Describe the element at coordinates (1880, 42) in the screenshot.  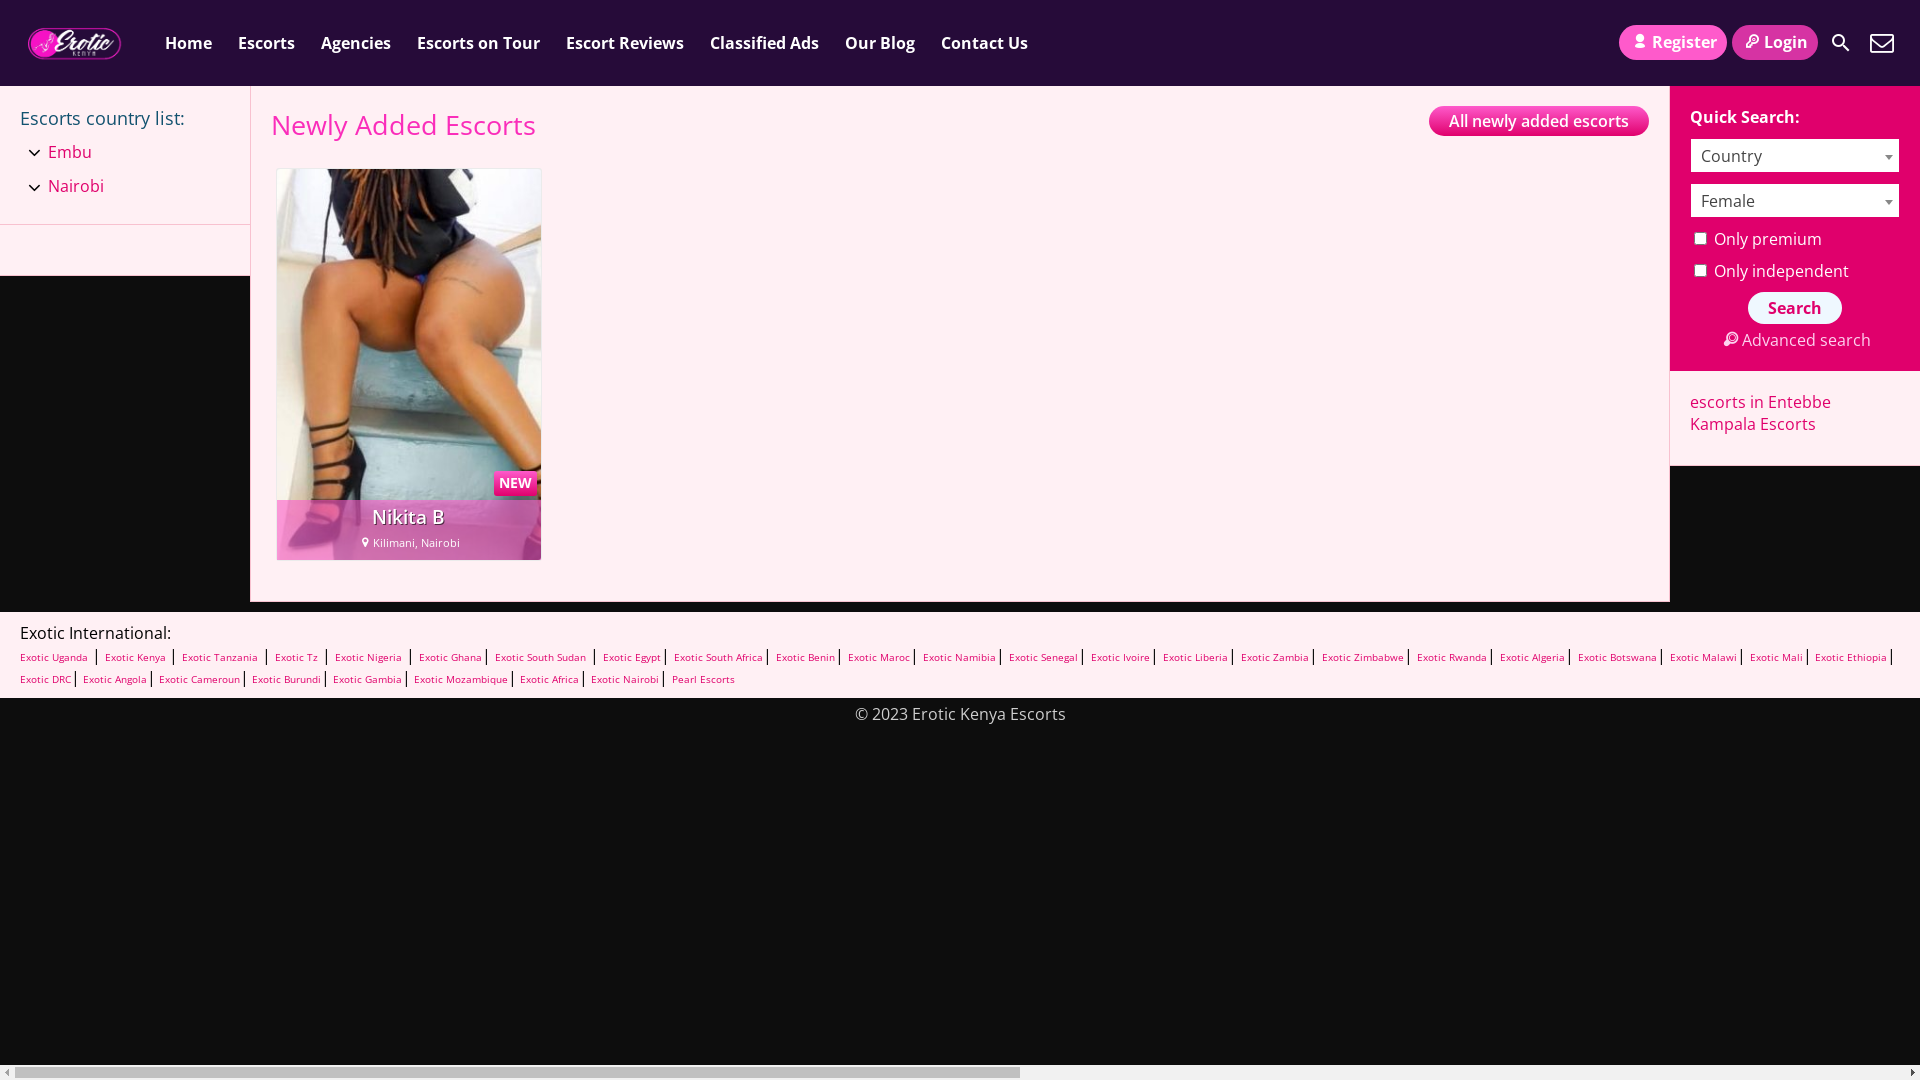
I see `'Contact Us'` at that location.